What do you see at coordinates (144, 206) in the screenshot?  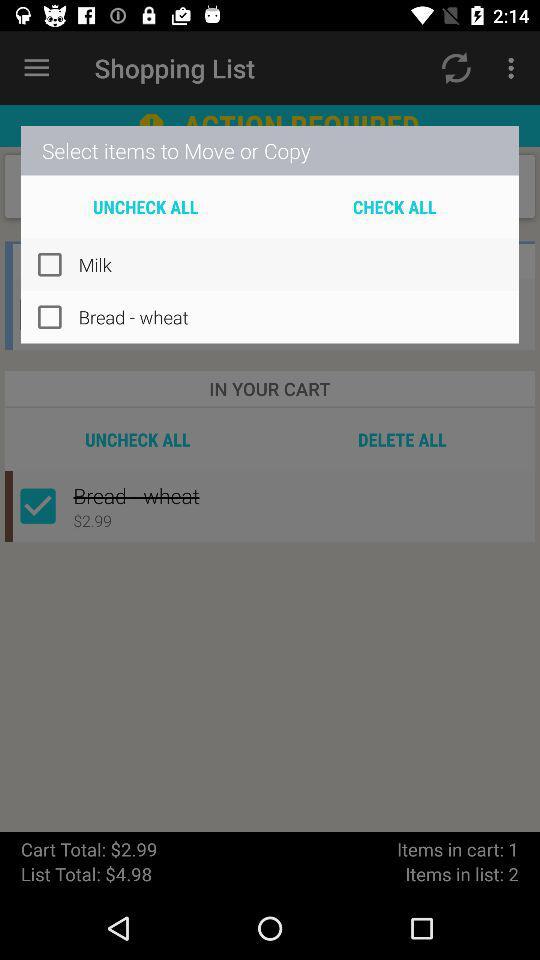 I see `the item next to check all icon` at bounding box center [144, 206].